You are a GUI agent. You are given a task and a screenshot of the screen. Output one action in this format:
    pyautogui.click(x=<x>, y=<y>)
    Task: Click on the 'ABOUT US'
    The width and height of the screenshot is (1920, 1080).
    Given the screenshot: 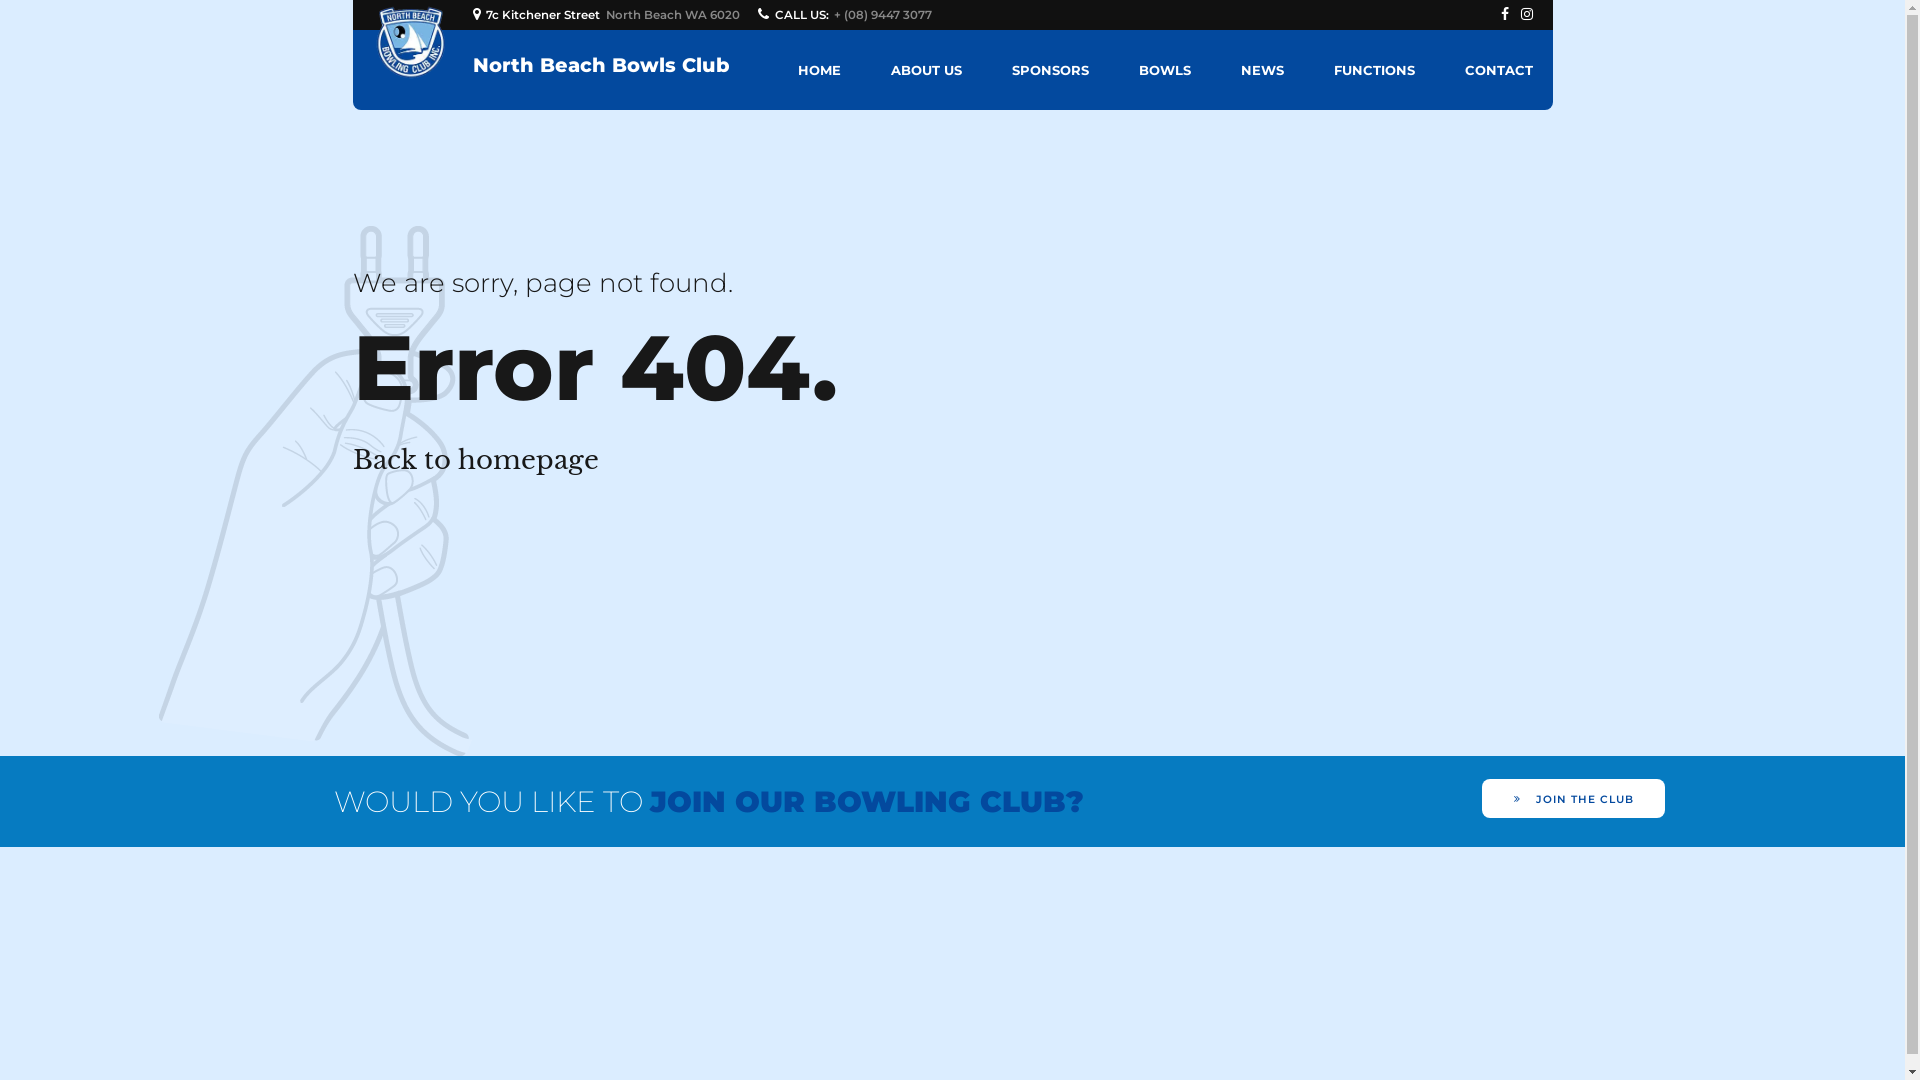 What is the action you would take?
    pyautogui.click(x=888, y=68)
    